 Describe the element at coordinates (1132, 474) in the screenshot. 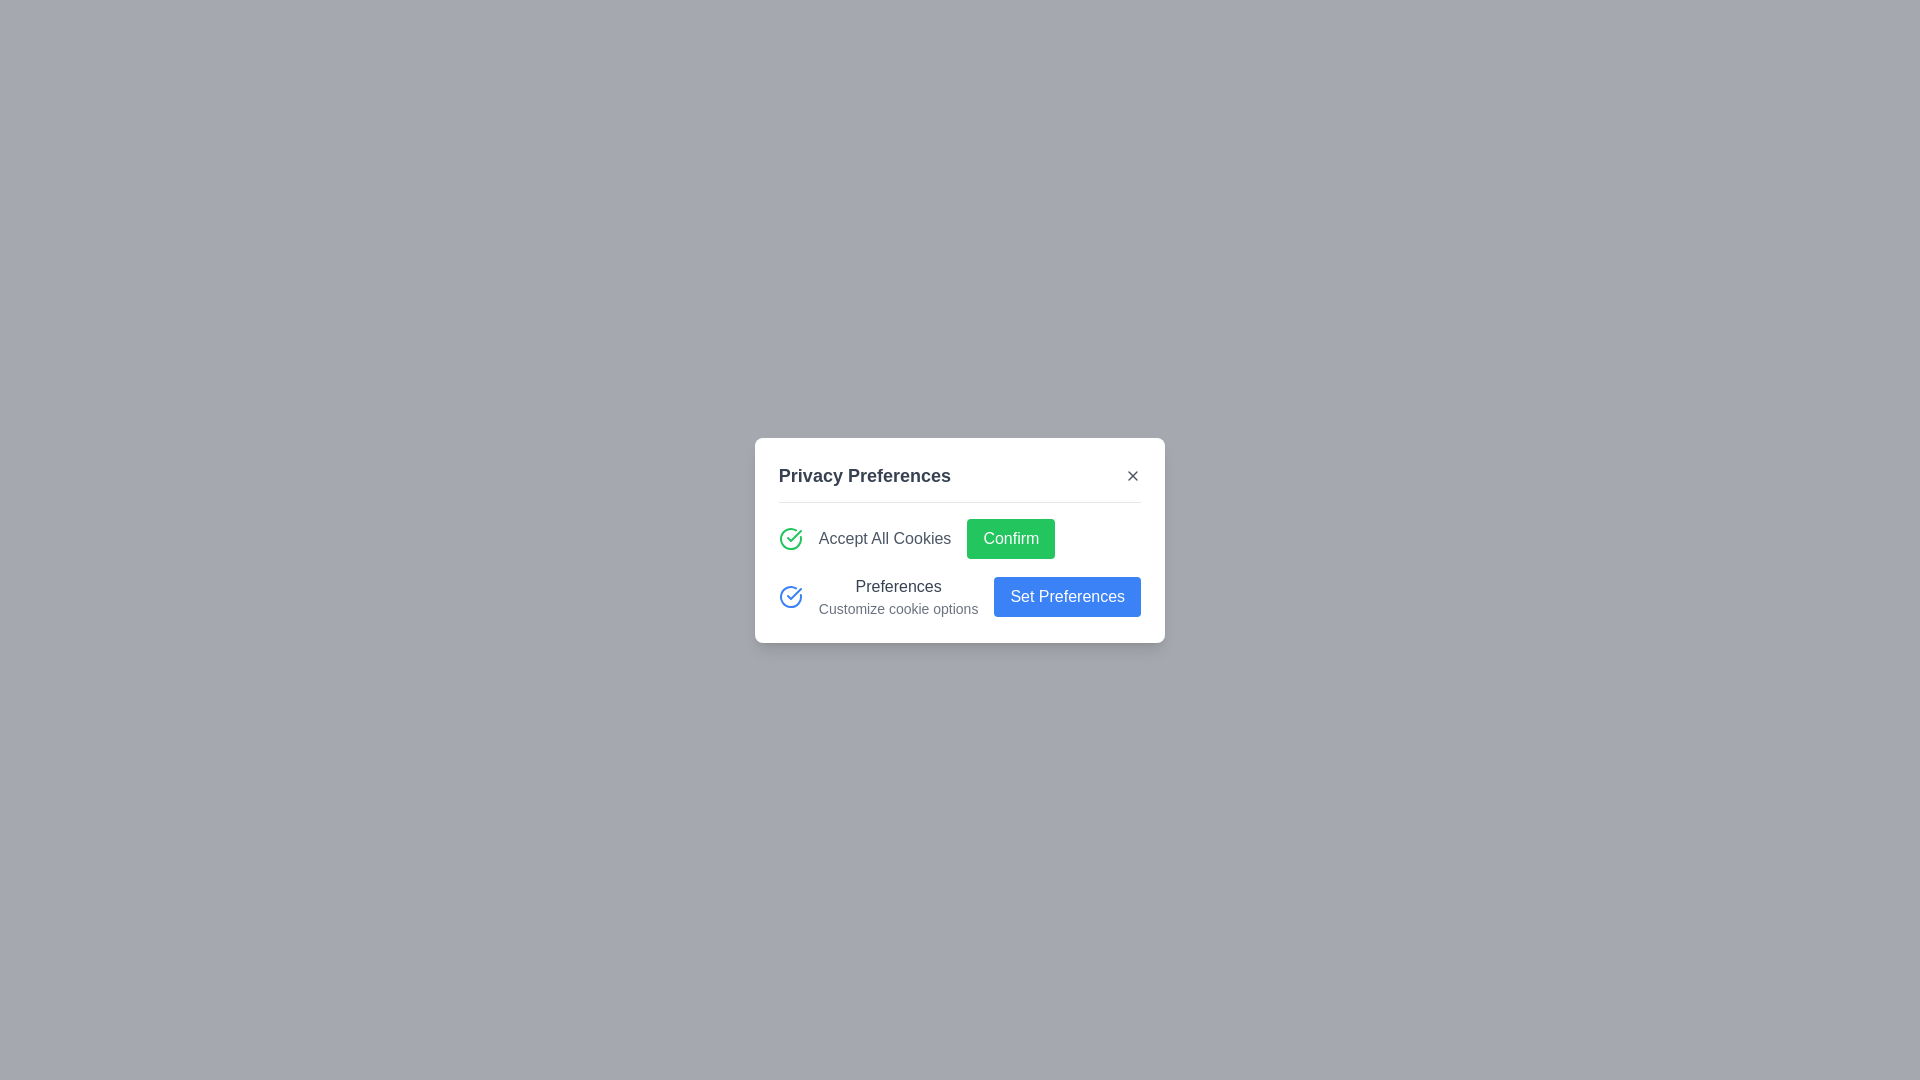

I see `close button in the dialog to close it` at that location.